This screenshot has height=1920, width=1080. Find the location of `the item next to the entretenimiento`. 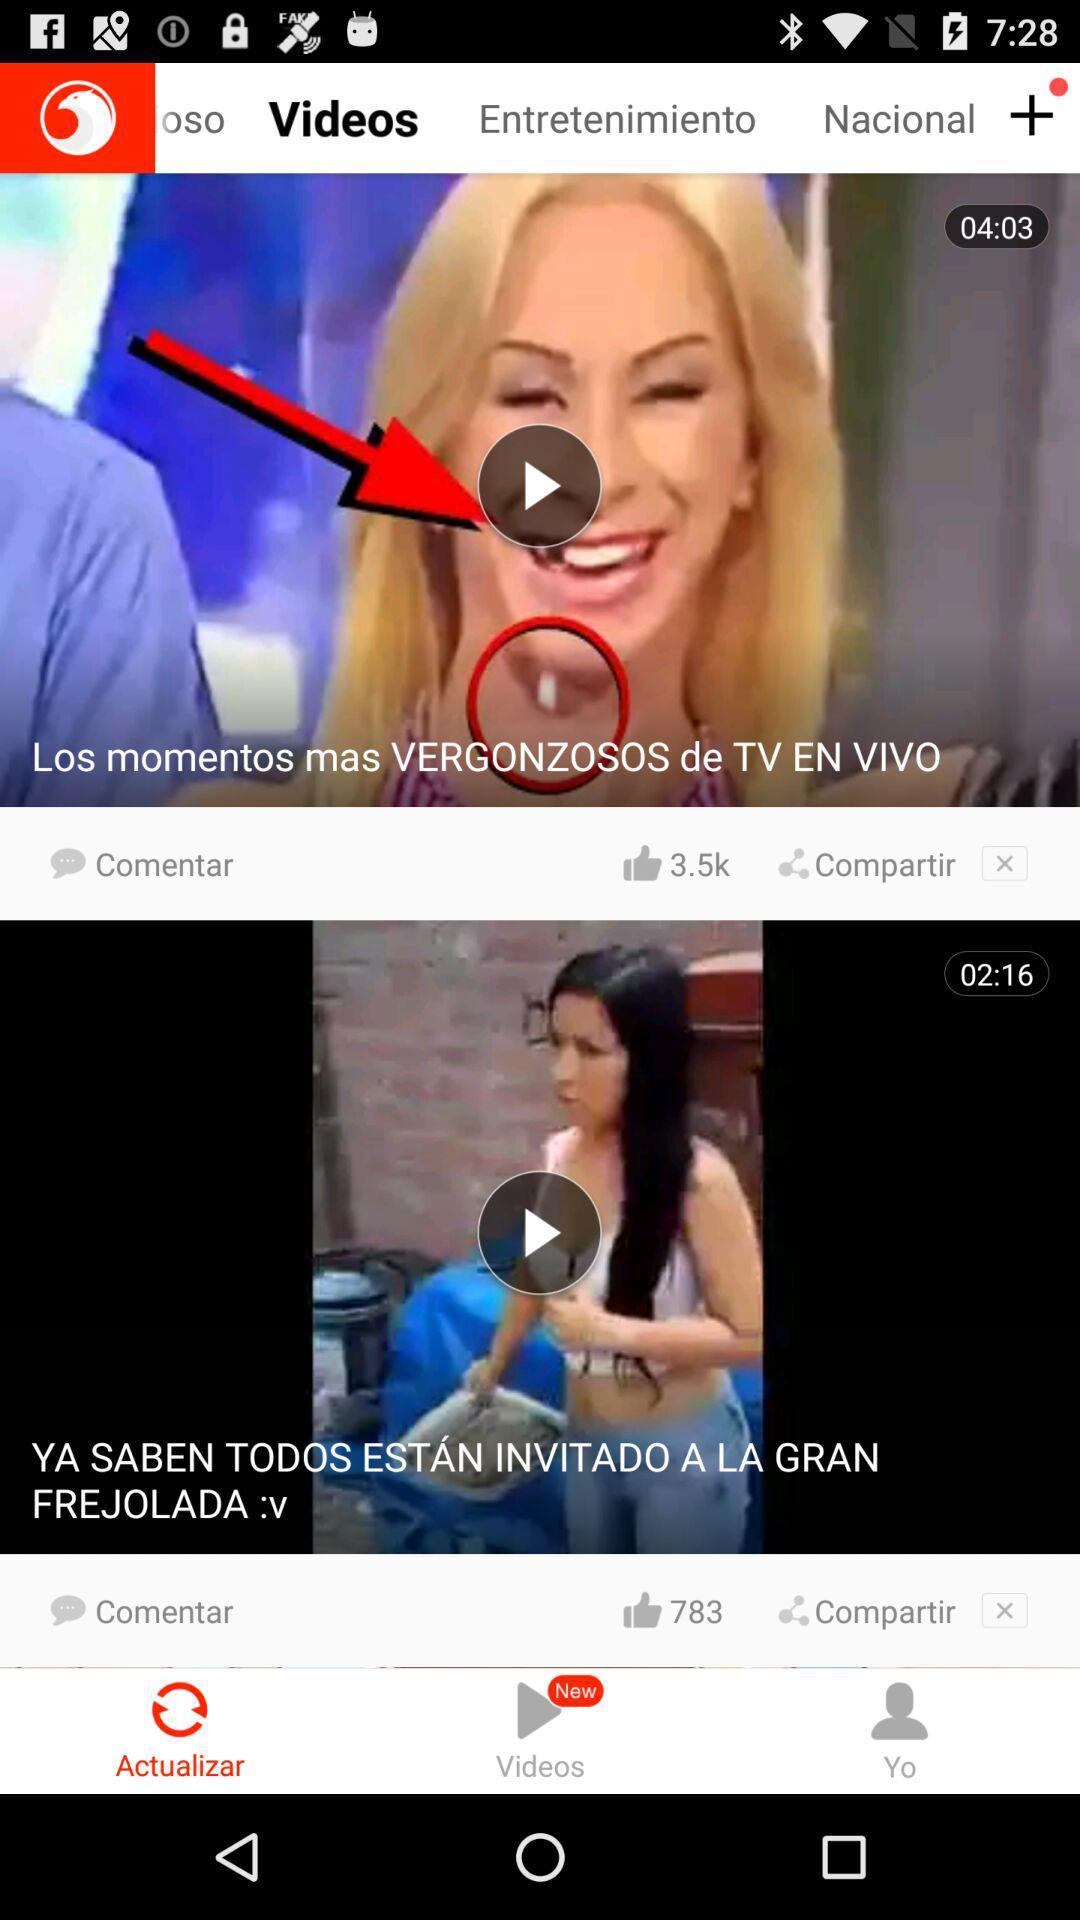

the item next to the entretenimiento is located at coordinates (223, 117).